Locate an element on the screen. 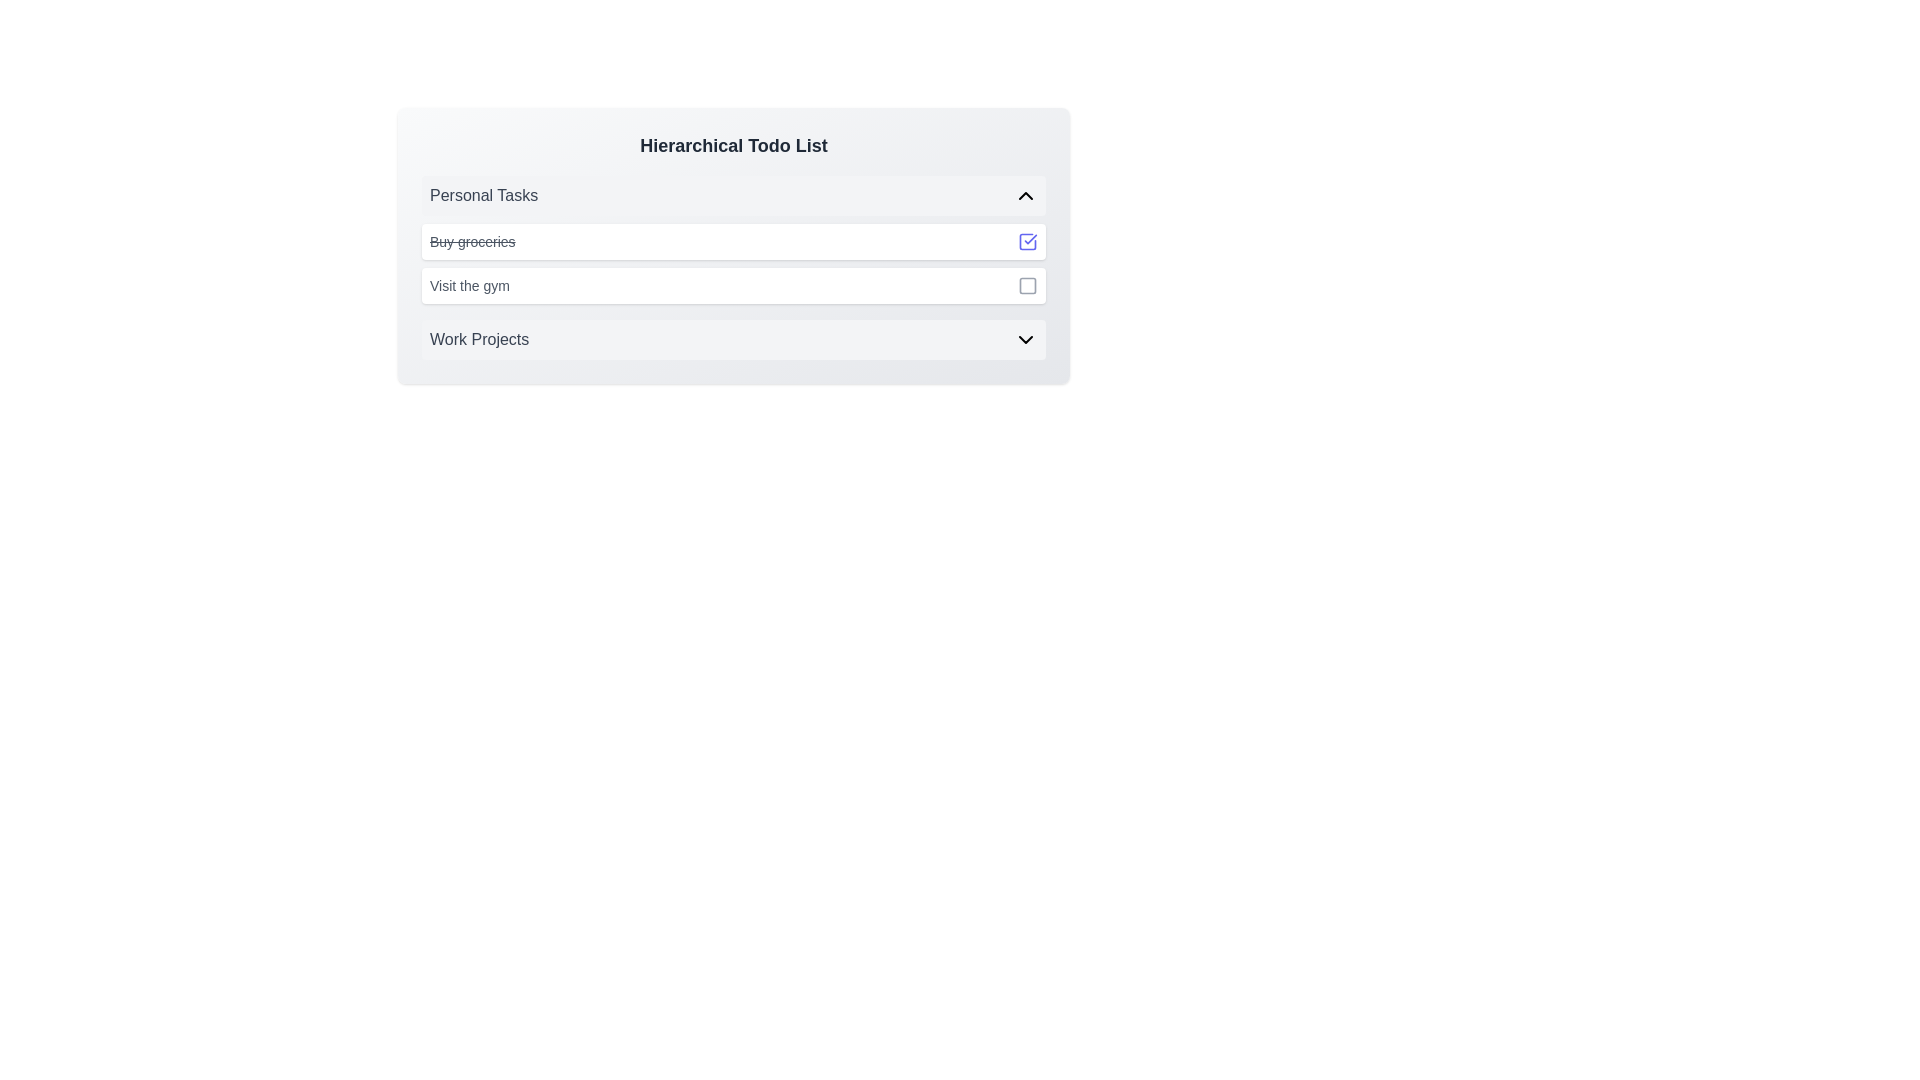 The image size is (1920, 1080). on the list item labeled 'Buy groceries' with a line-through decoration is located at coordinates (733, 245).